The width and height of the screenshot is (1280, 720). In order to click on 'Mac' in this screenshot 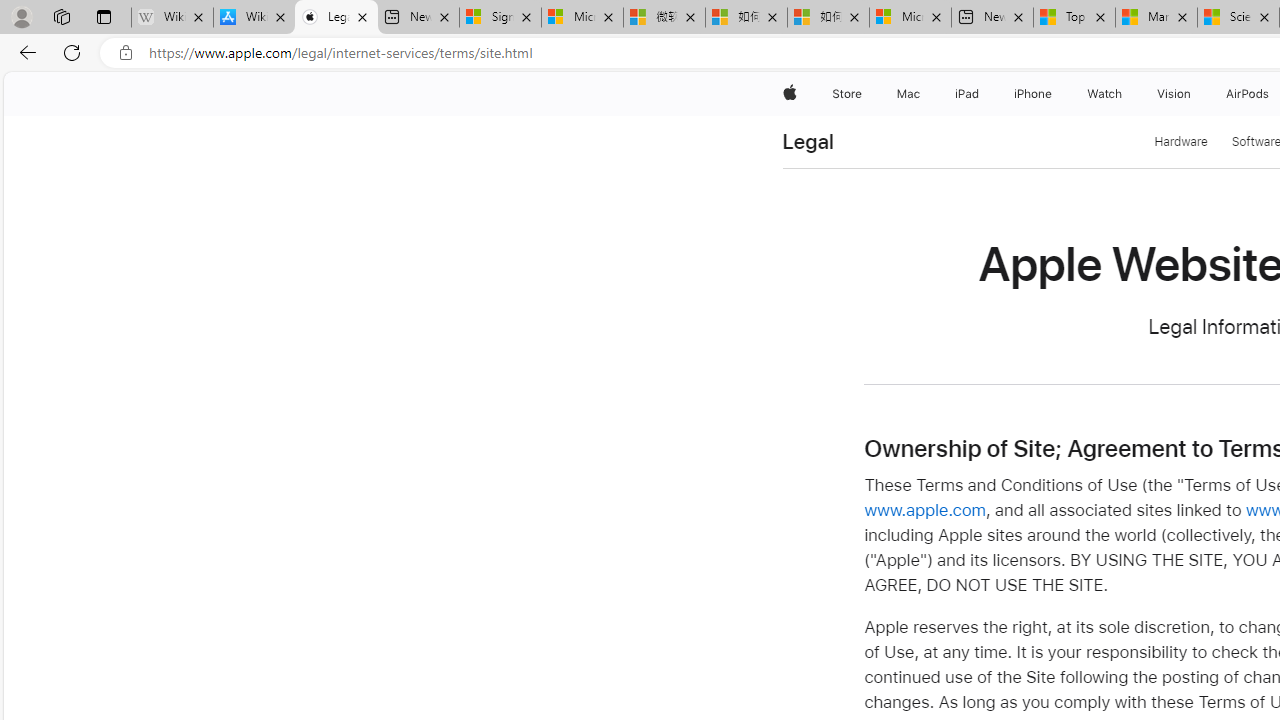, I will do `click(907, 93)`.